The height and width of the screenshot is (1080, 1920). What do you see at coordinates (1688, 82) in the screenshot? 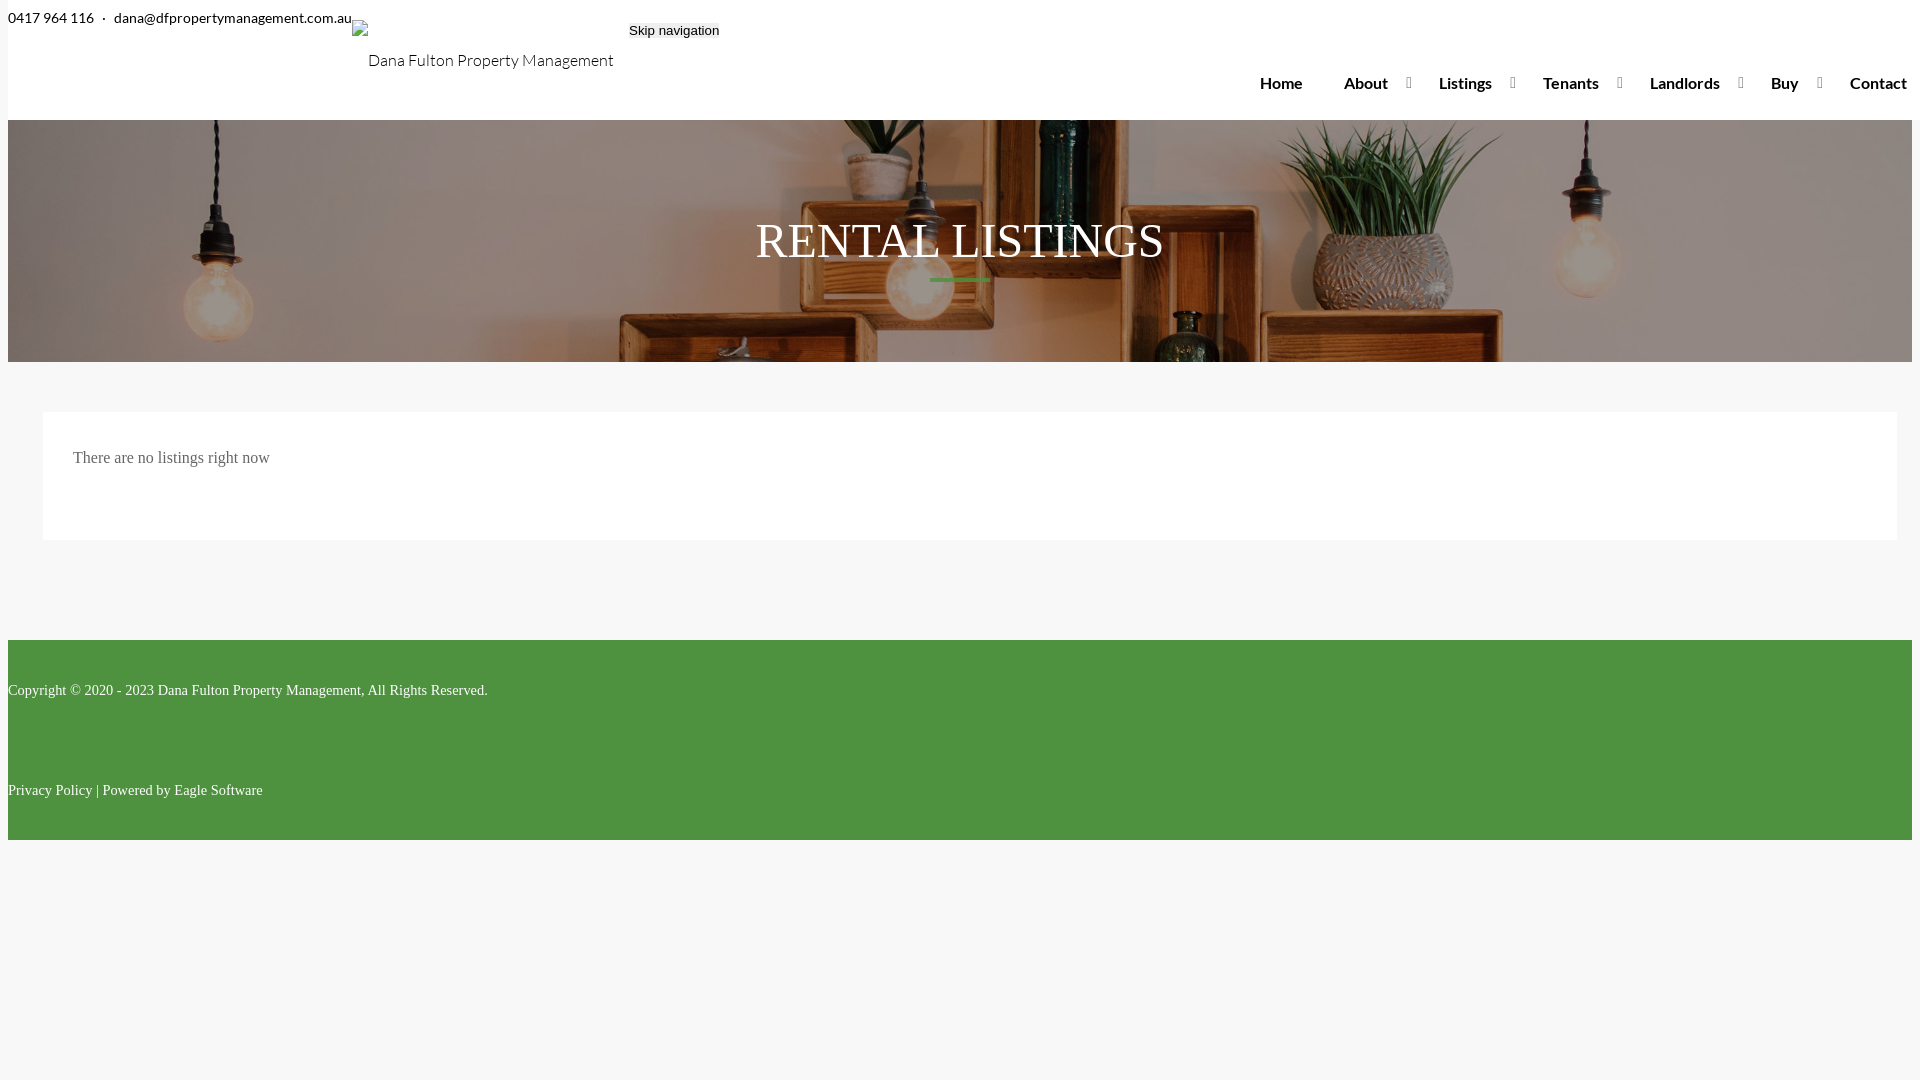
I see `'Landlords'` at bounding box center [1688, 82].